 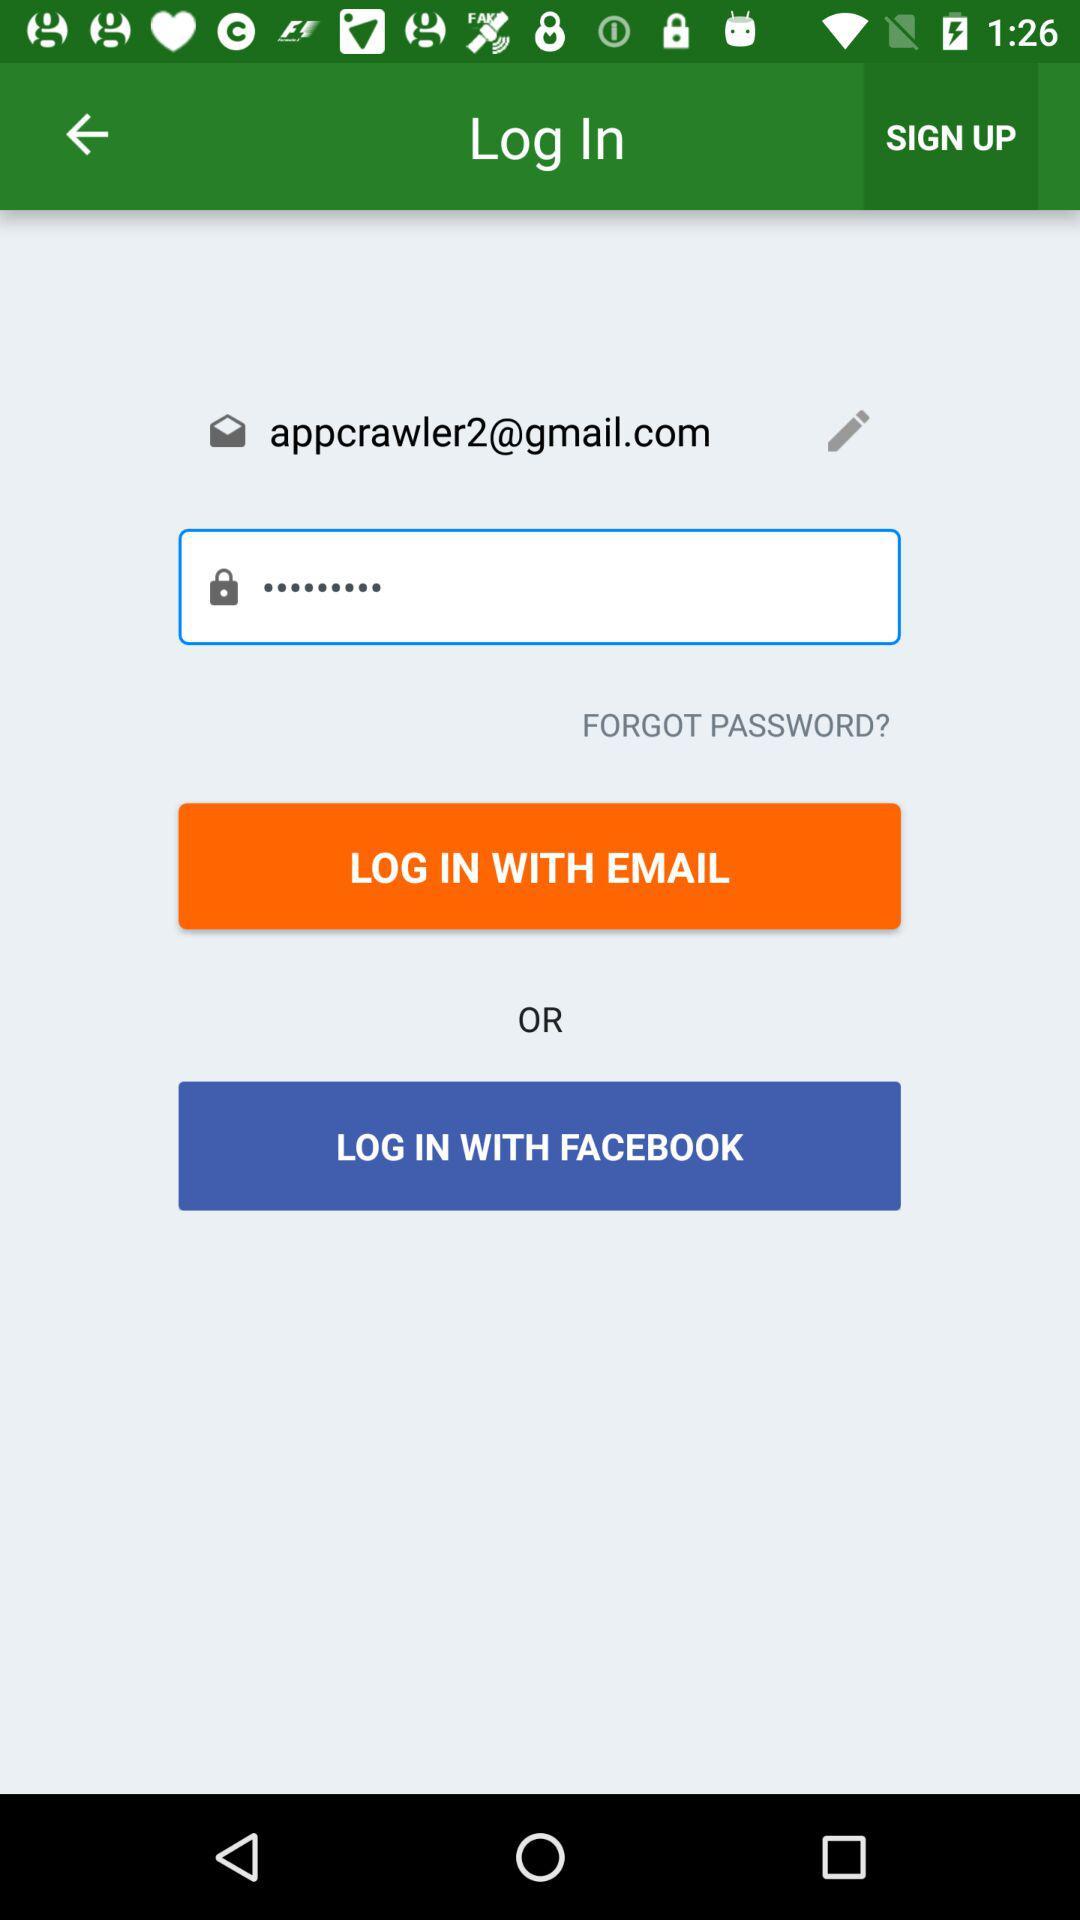 What do you see at coordinates (950, 135) in the screenshot?
I see `sign up icon` at bounding box center [950, 135].